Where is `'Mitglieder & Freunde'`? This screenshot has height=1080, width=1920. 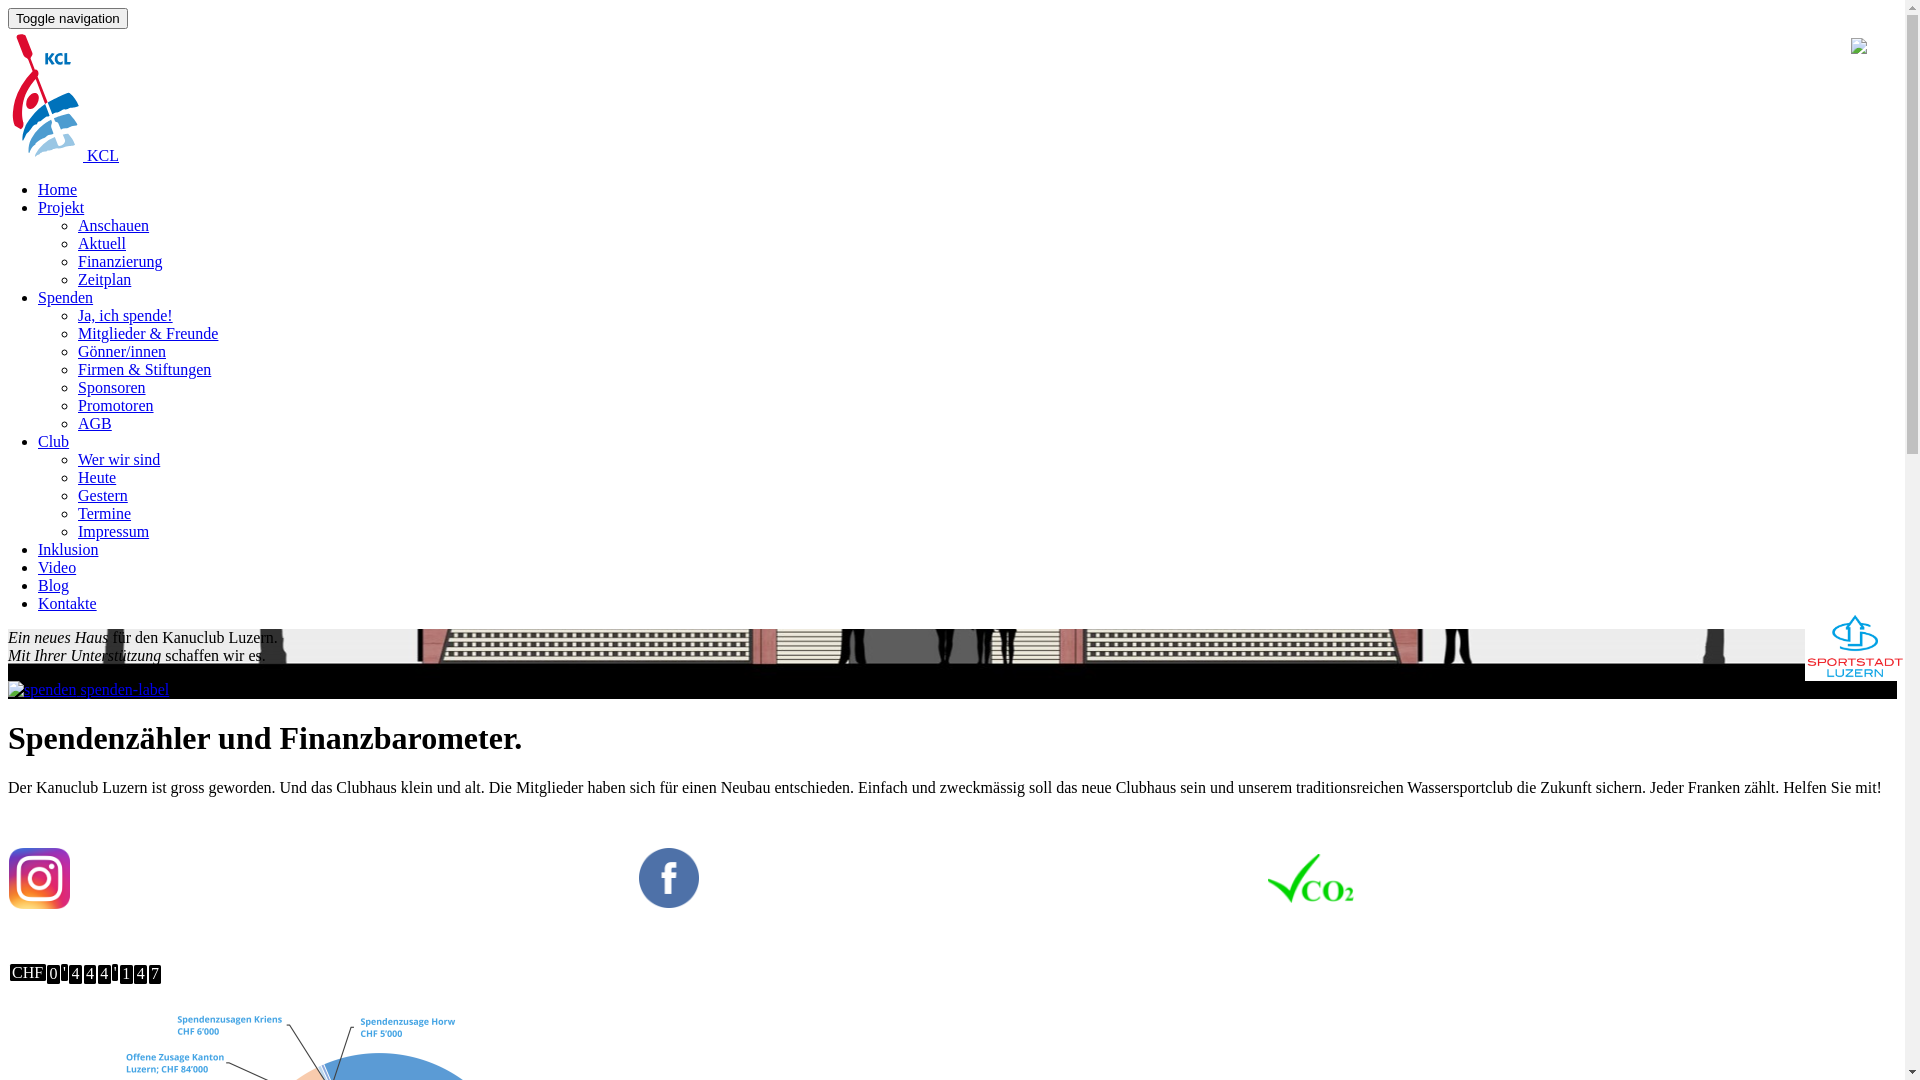 'Mitglieder & Freunde' is located at coordinates (147, 332).